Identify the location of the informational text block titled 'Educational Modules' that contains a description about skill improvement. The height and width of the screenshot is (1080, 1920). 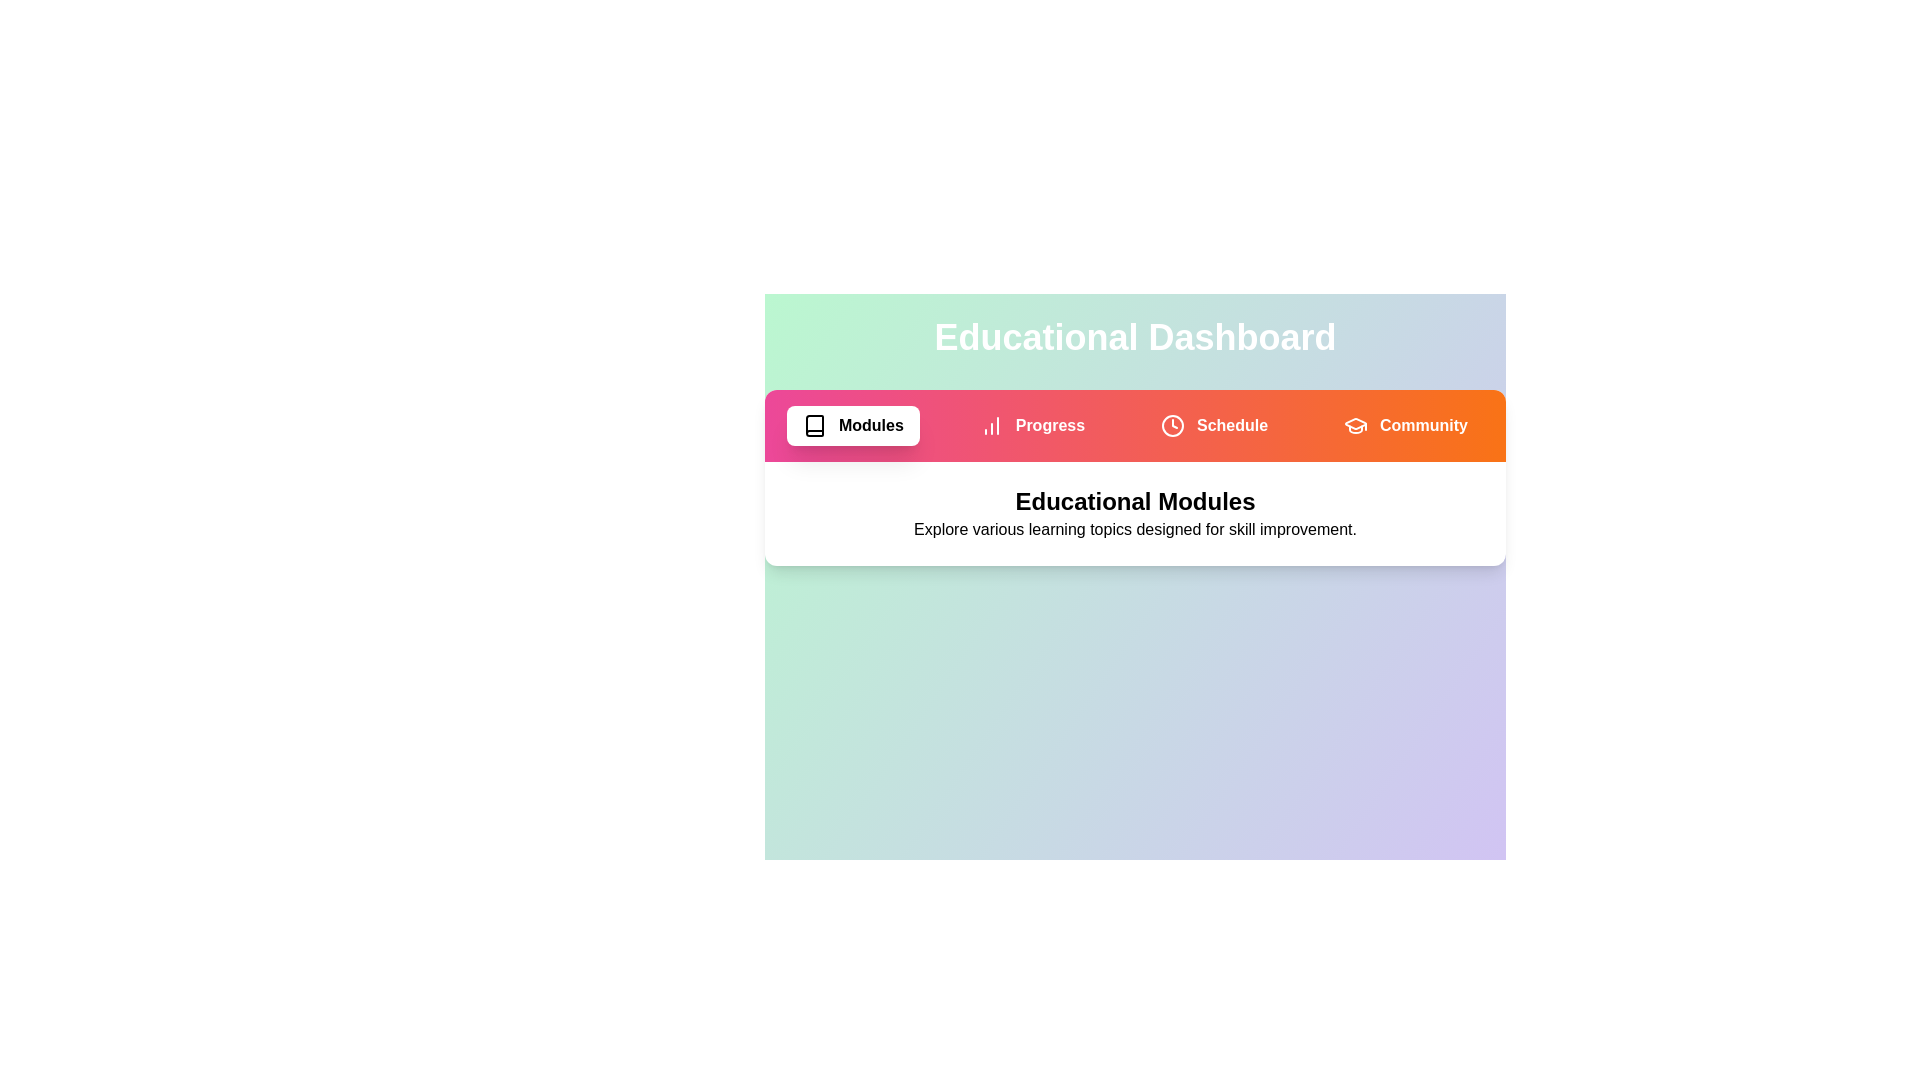
(1135, 512).